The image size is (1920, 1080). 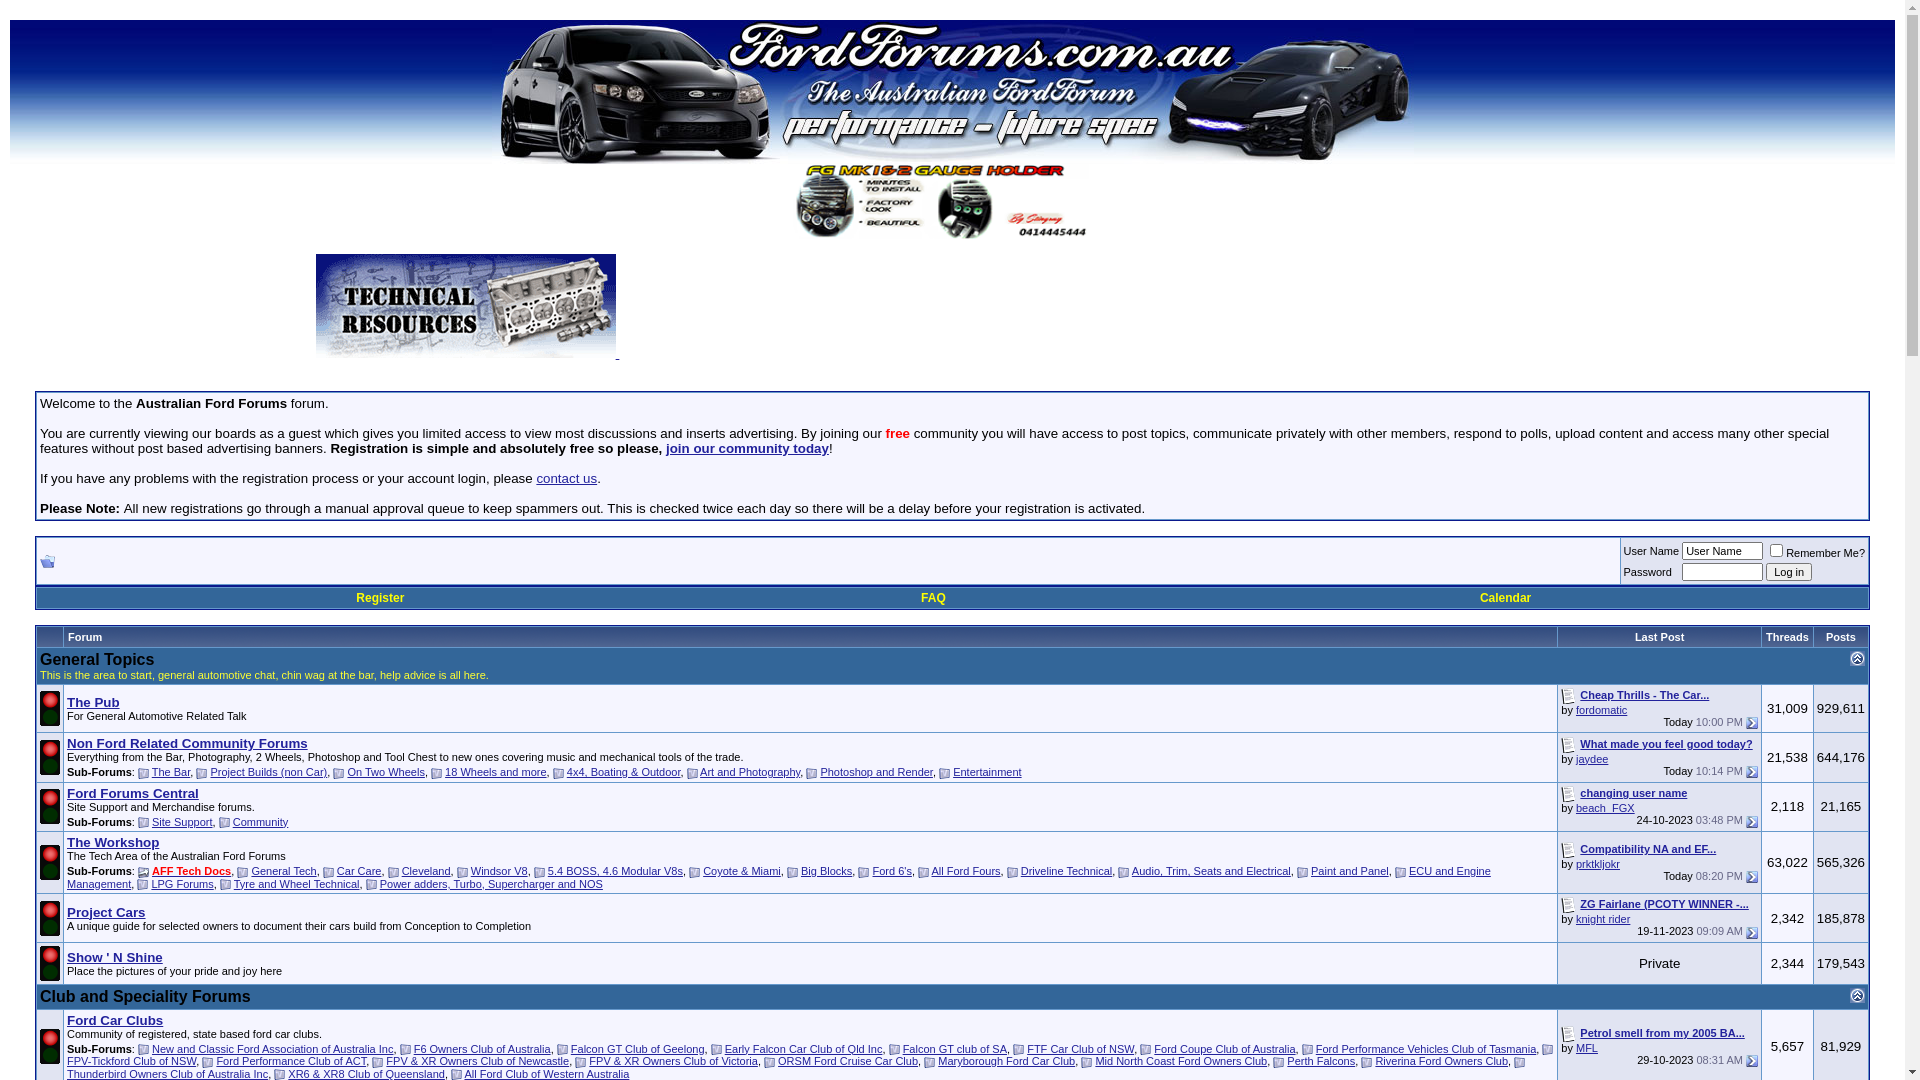 I want to click on 'Perth Falcons', so click(x=1320, y=1059).